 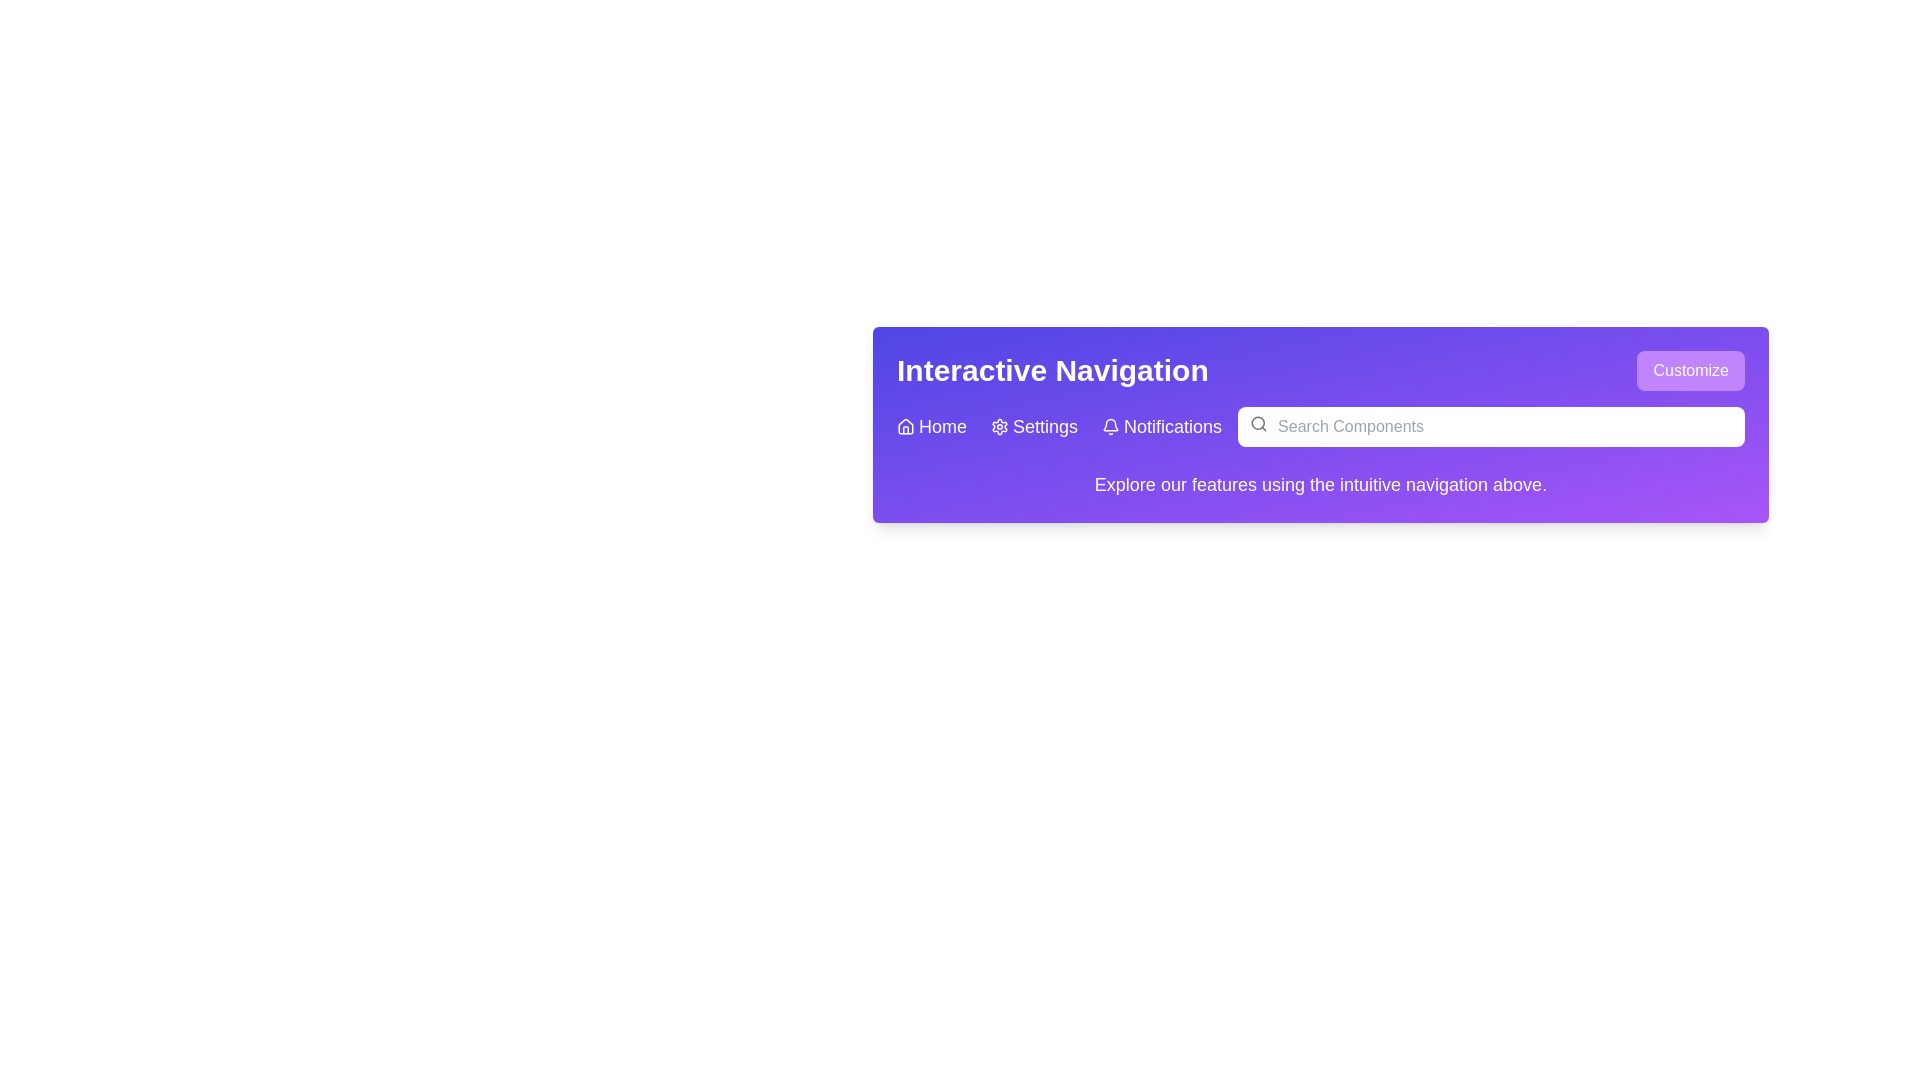 What do you see at coordinates (905, 426) in the screenshot?
I see `the house-shaped icon outlined in white, located in the purple background area of the navigation bar` at bounding box center [905, 426].